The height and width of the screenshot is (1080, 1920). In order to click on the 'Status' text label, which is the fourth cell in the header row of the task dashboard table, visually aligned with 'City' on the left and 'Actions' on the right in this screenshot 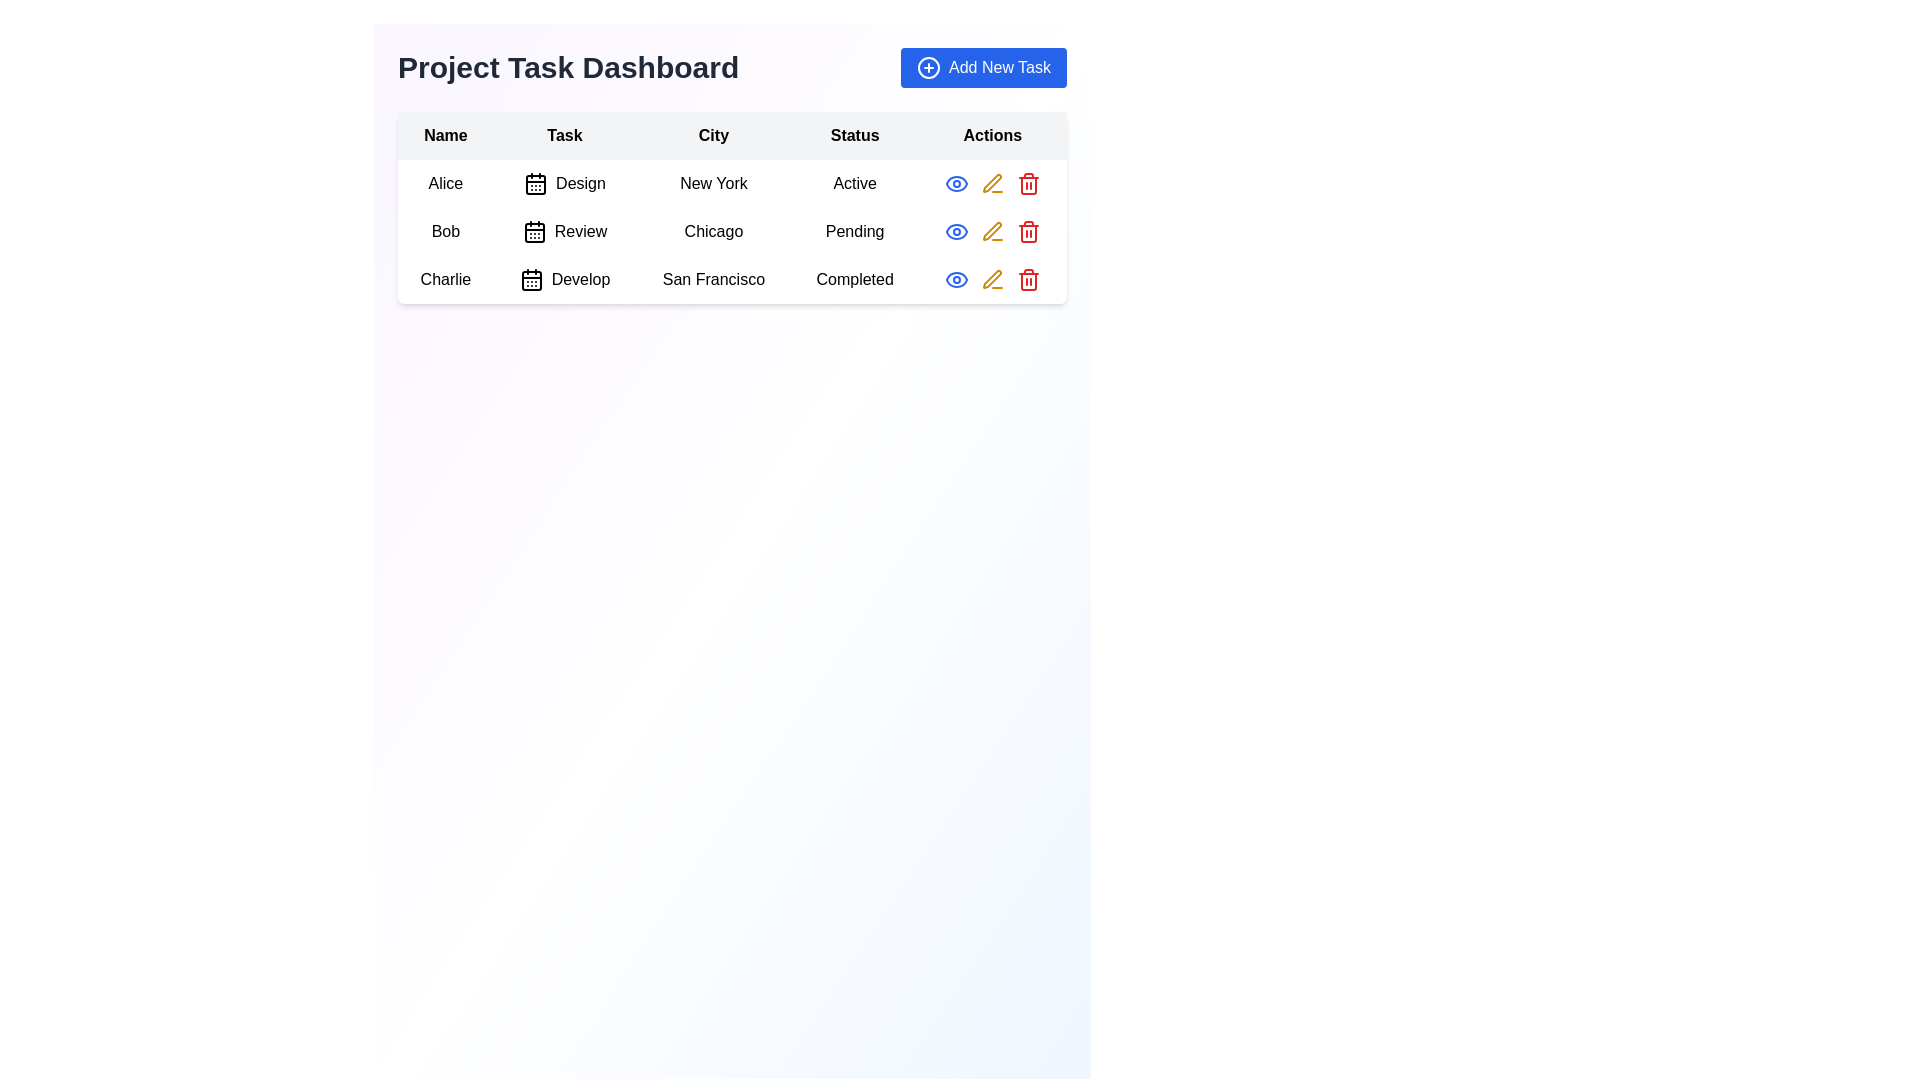, I will do `click(855, 135)`.